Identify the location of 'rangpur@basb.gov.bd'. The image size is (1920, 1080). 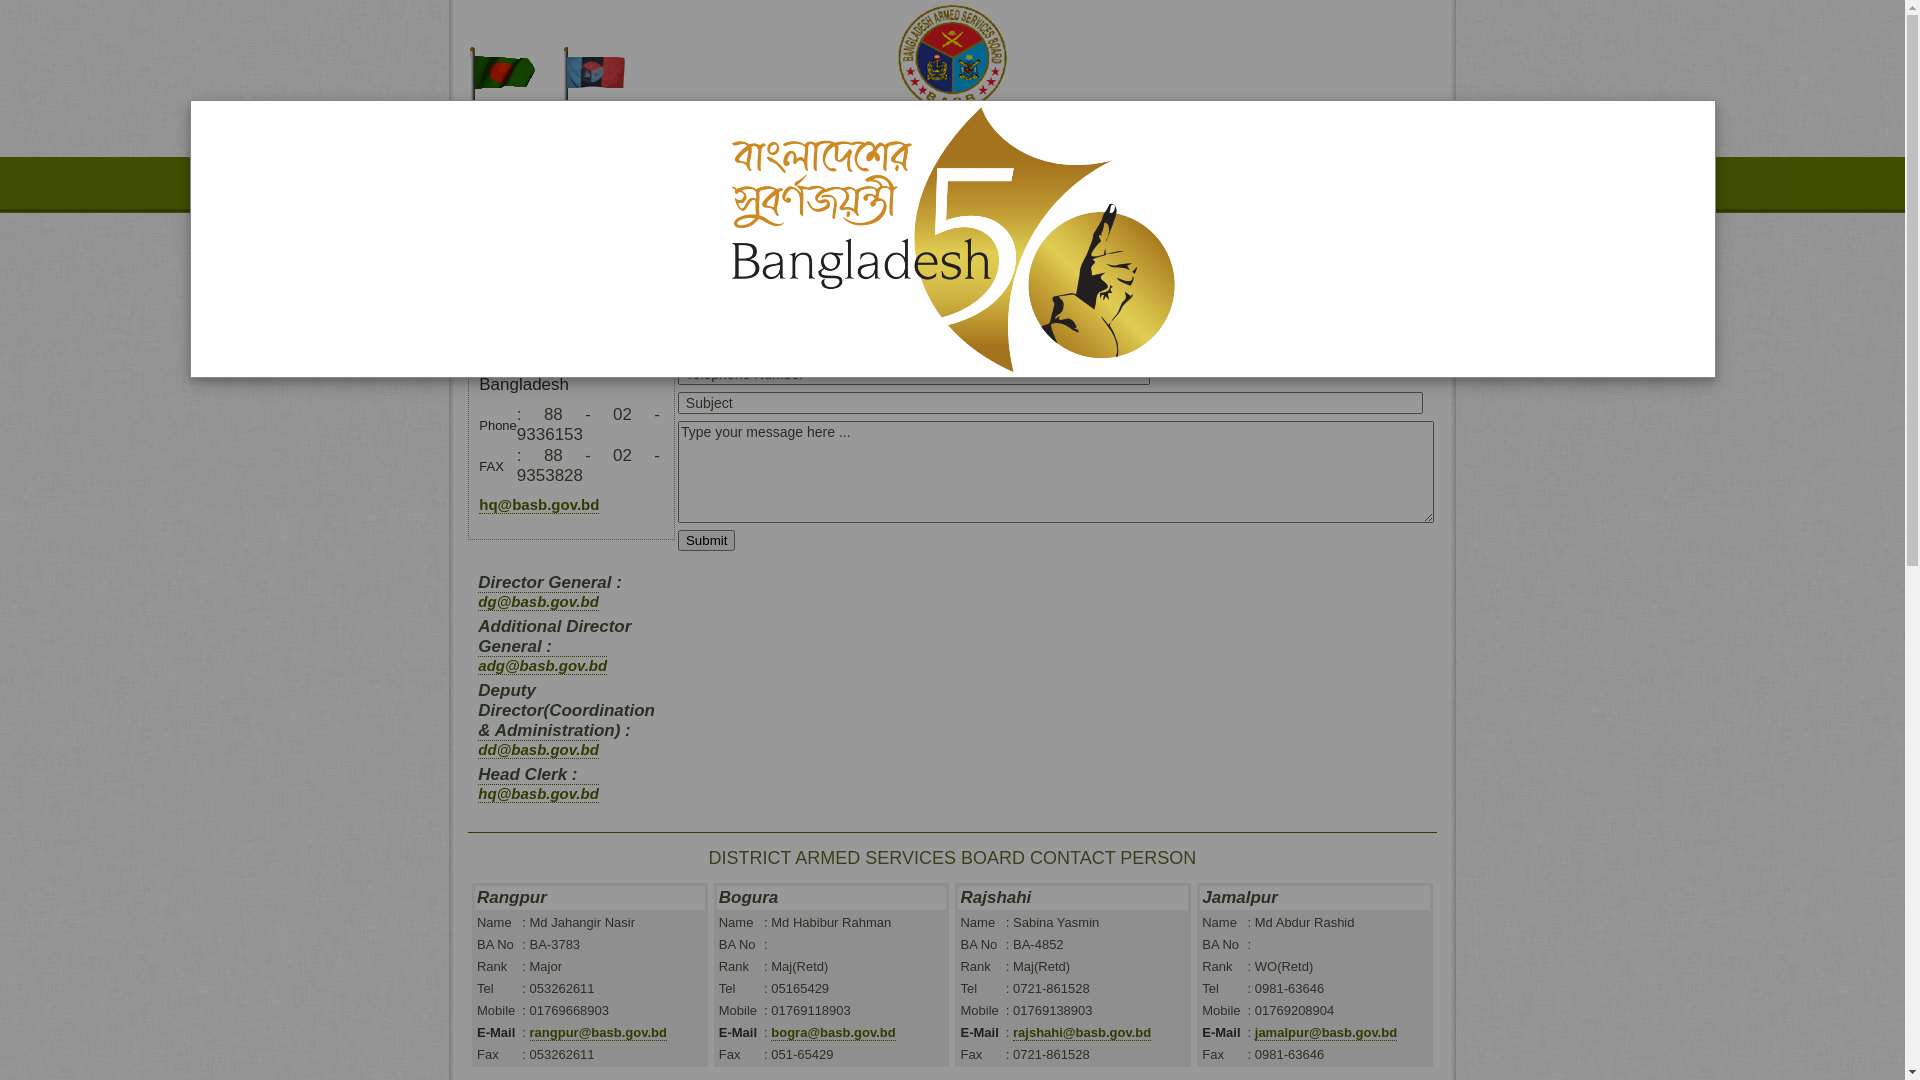
(597, 1033).